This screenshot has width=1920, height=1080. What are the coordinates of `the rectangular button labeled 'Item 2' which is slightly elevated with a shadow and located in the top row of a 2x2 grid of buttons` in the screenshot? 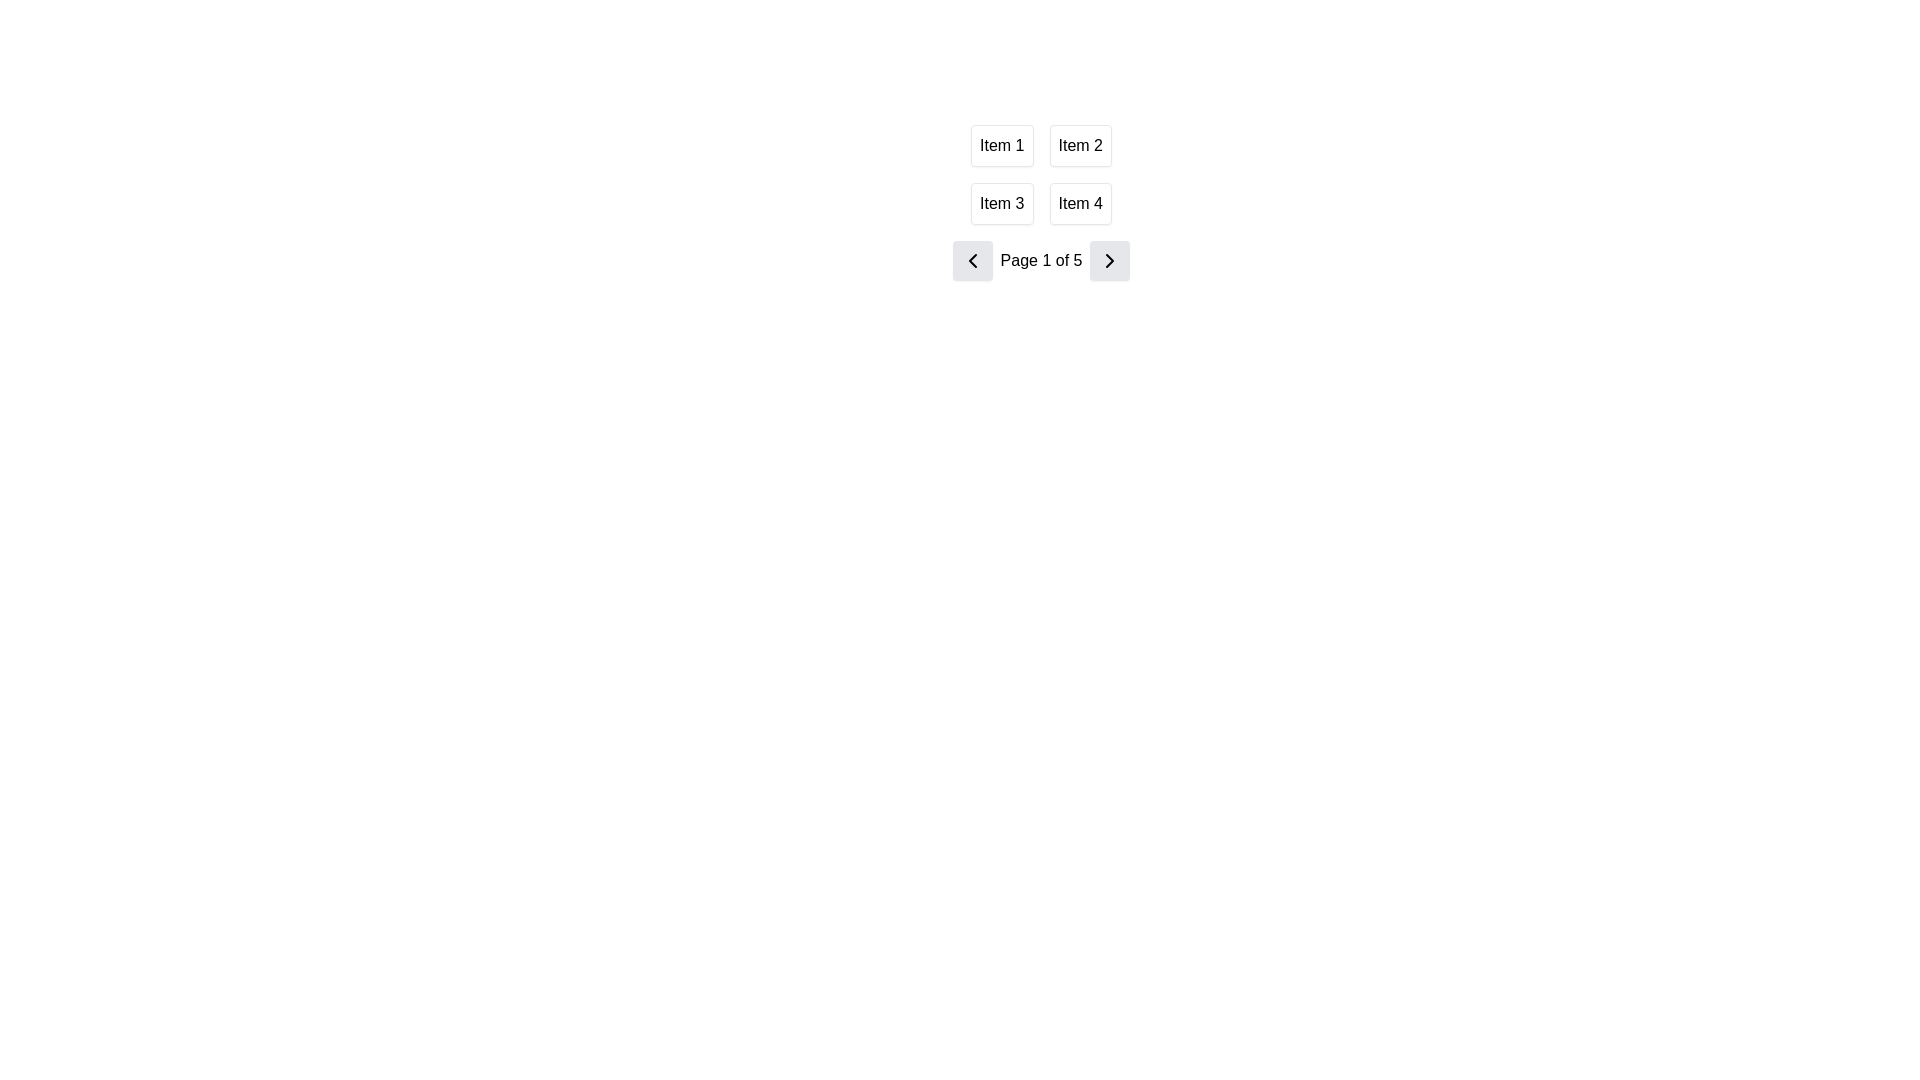 It's located at (1079, 145).